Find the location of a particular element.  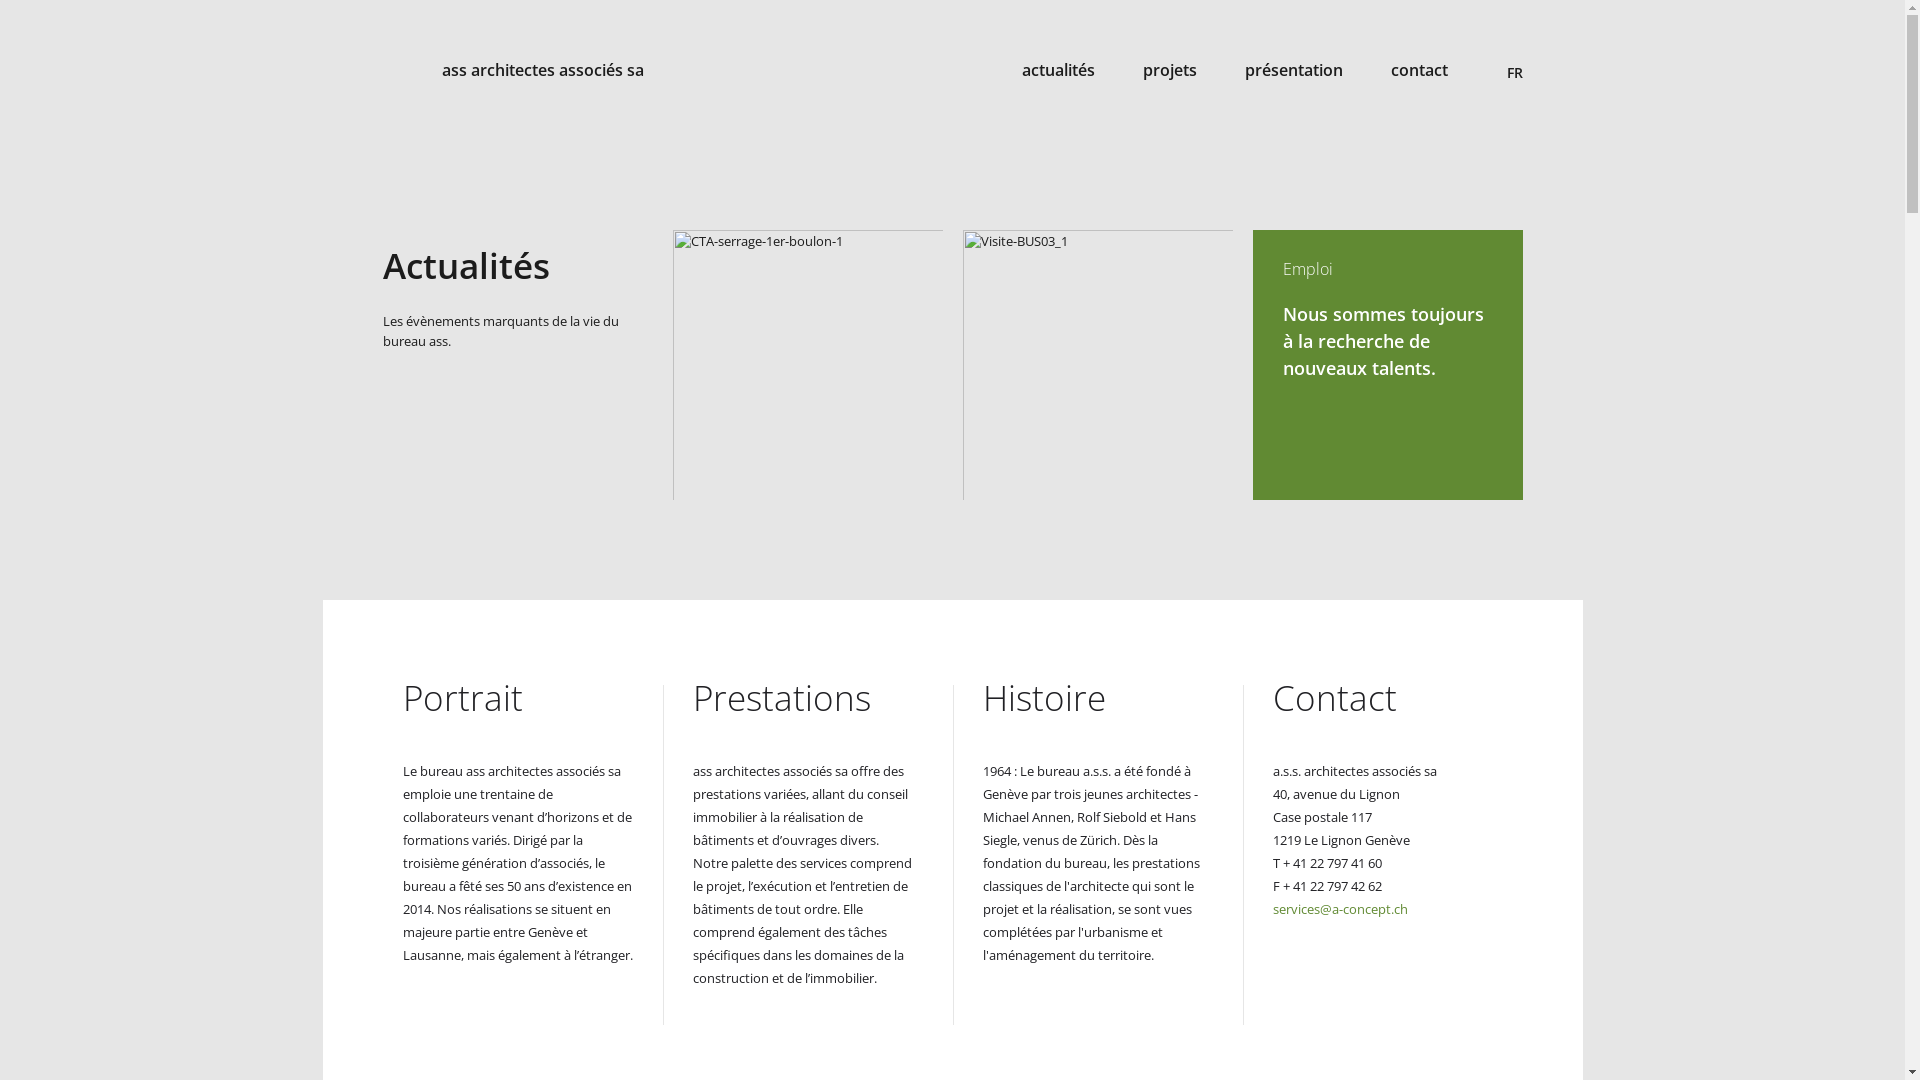

'services@a-concept.ch' is located at coordinates (1339, 909).